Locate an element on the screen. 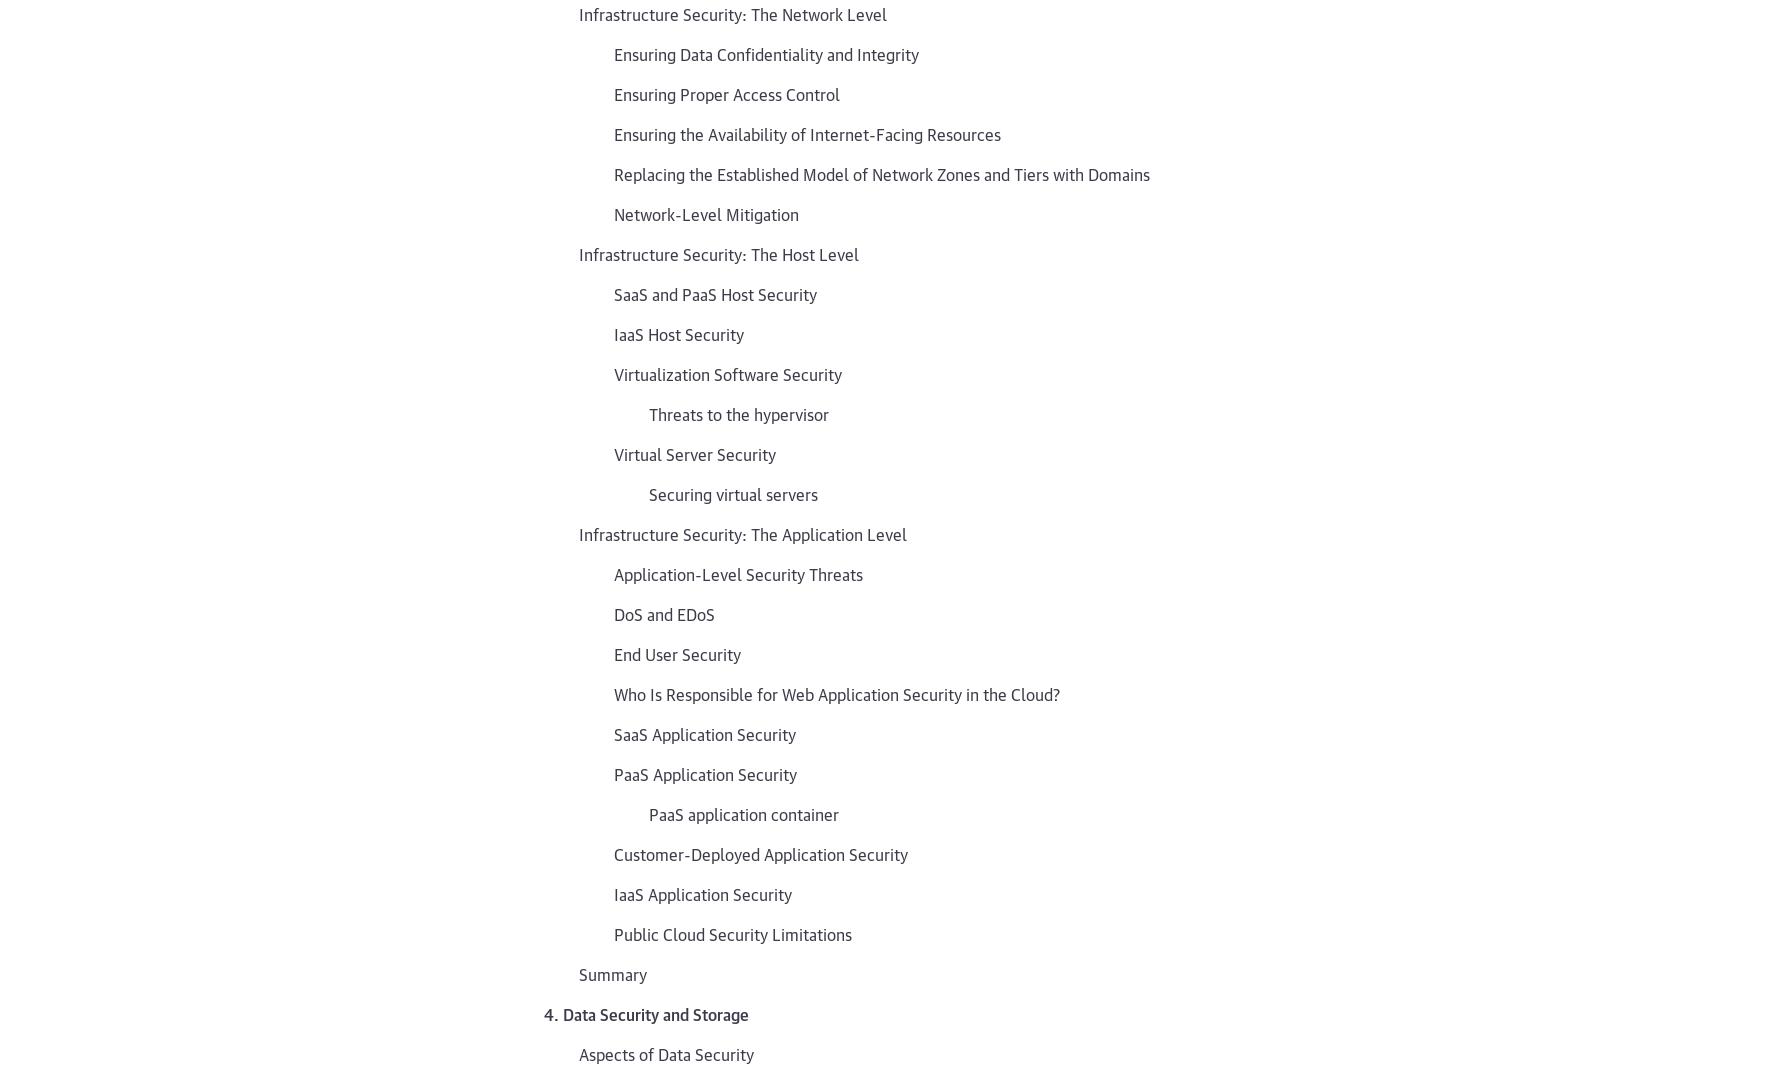  'Customer-Deployed Application Security' is located at coordinates (759, 852).